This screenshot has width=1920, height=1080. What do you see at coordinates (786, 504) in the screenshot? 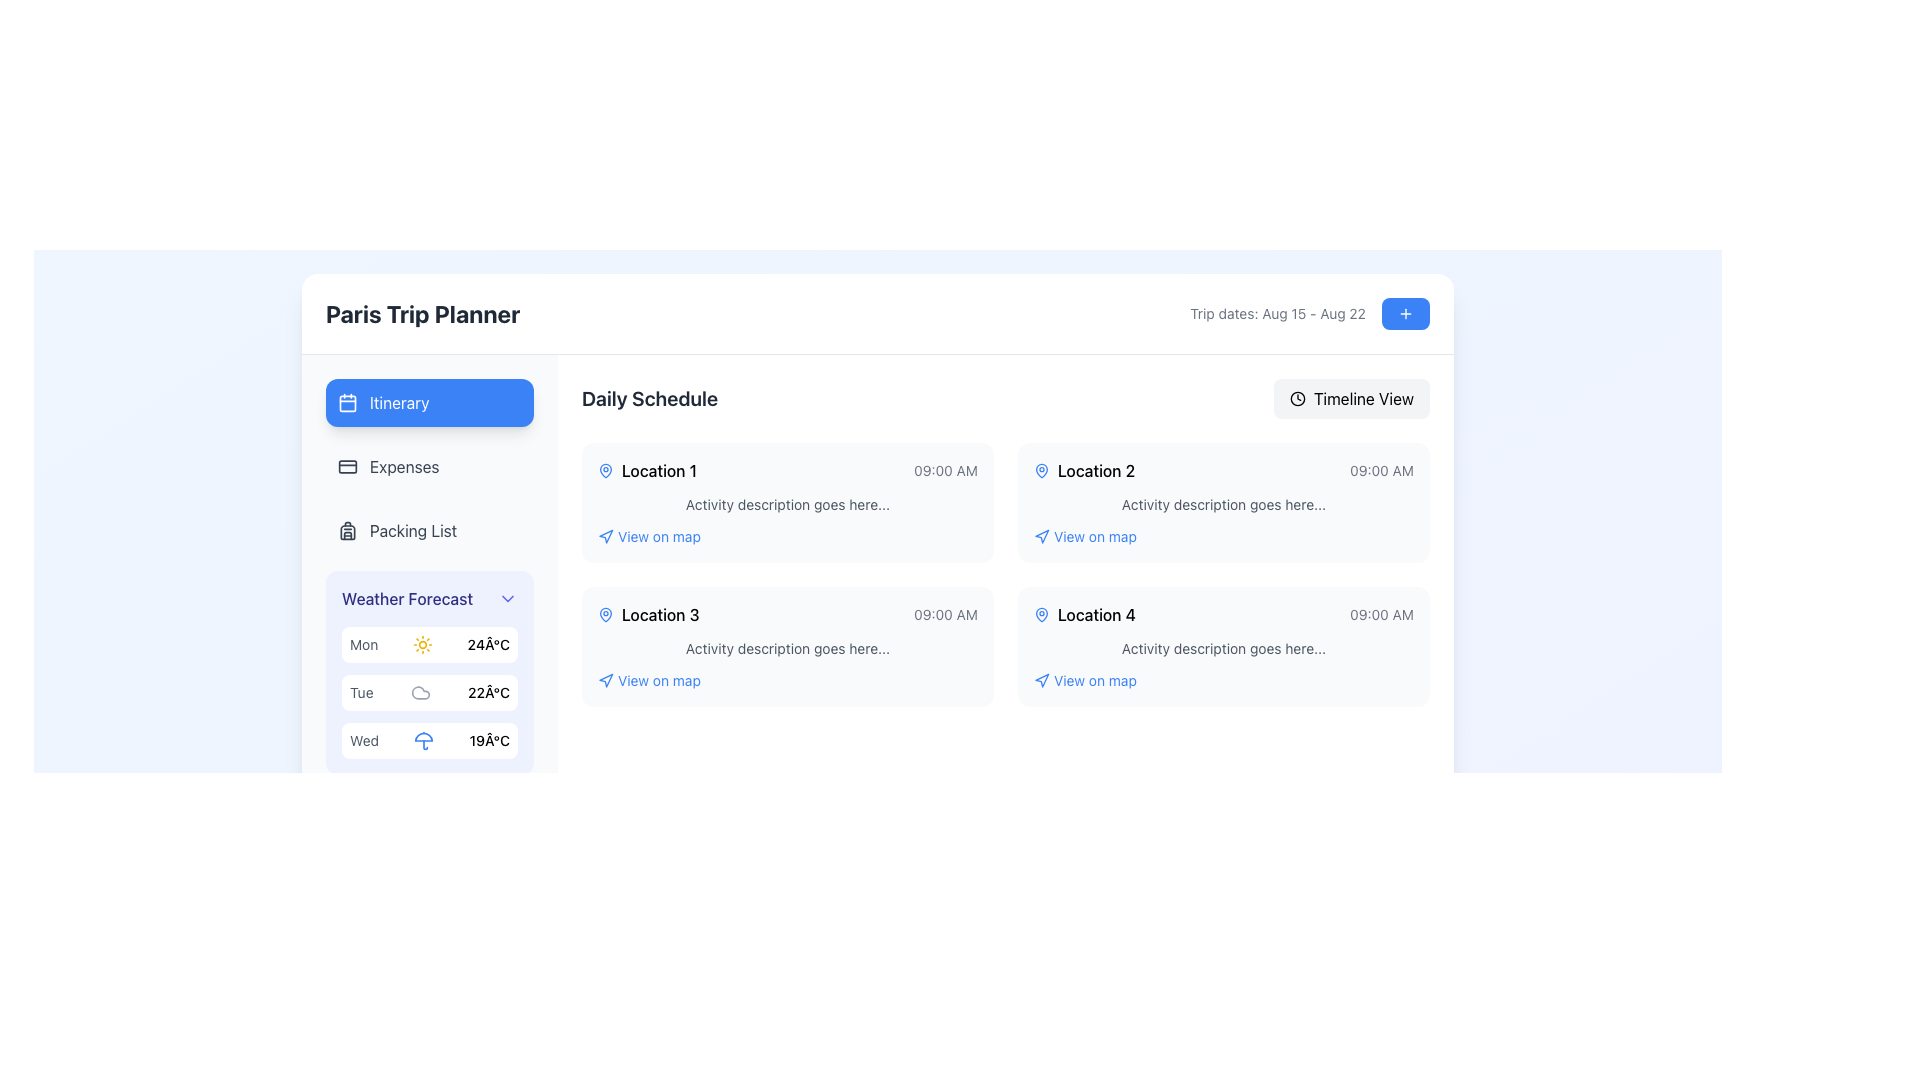
I see `the Text element that serves as a placeholder description for the activity associated with 'Location 1', located in the Daily Schedule area, beneath the title and time information` at bounding box center [786, 504].